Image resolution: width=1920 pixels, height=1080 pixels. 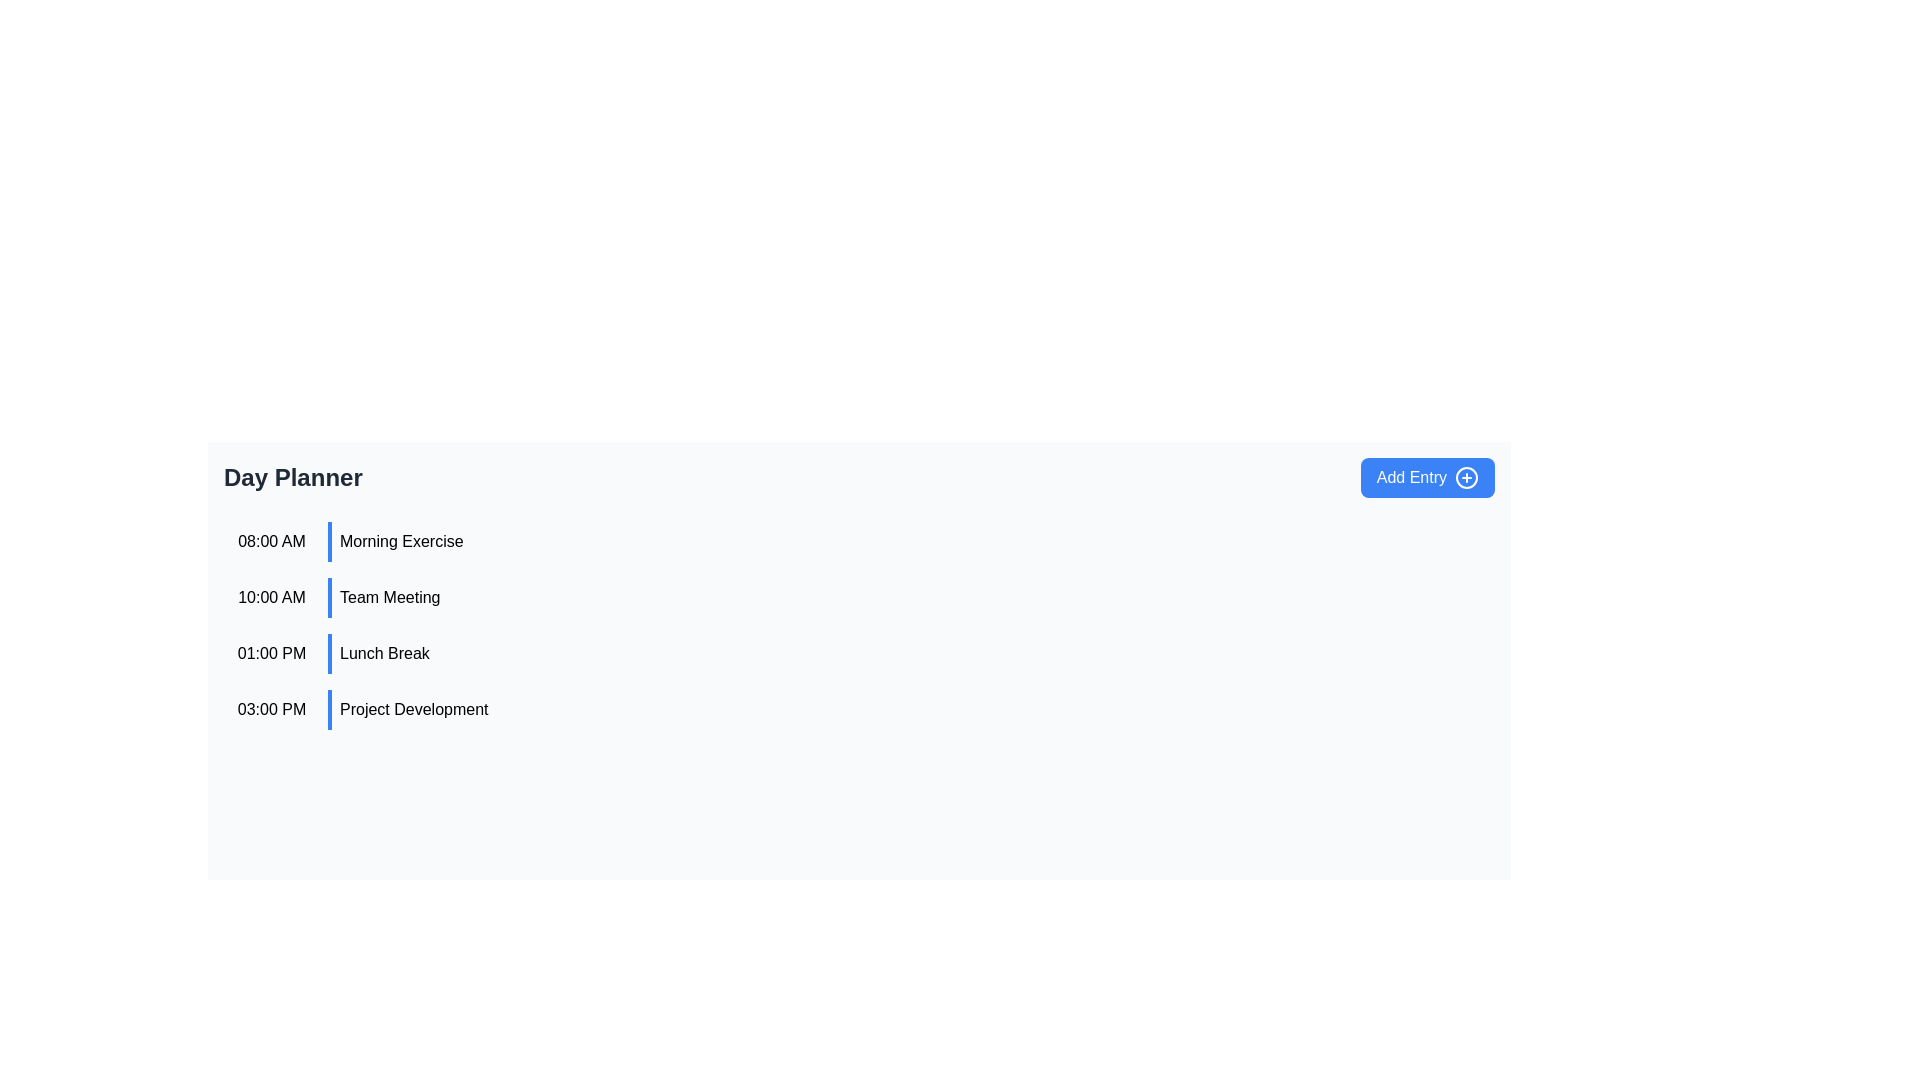 I want to click on the Decorative Separator, which is a slim vertical blue bar located between the '01:00 PM' text on the left and 'Lunch Break' text on the right, so click(x=330, y=654).